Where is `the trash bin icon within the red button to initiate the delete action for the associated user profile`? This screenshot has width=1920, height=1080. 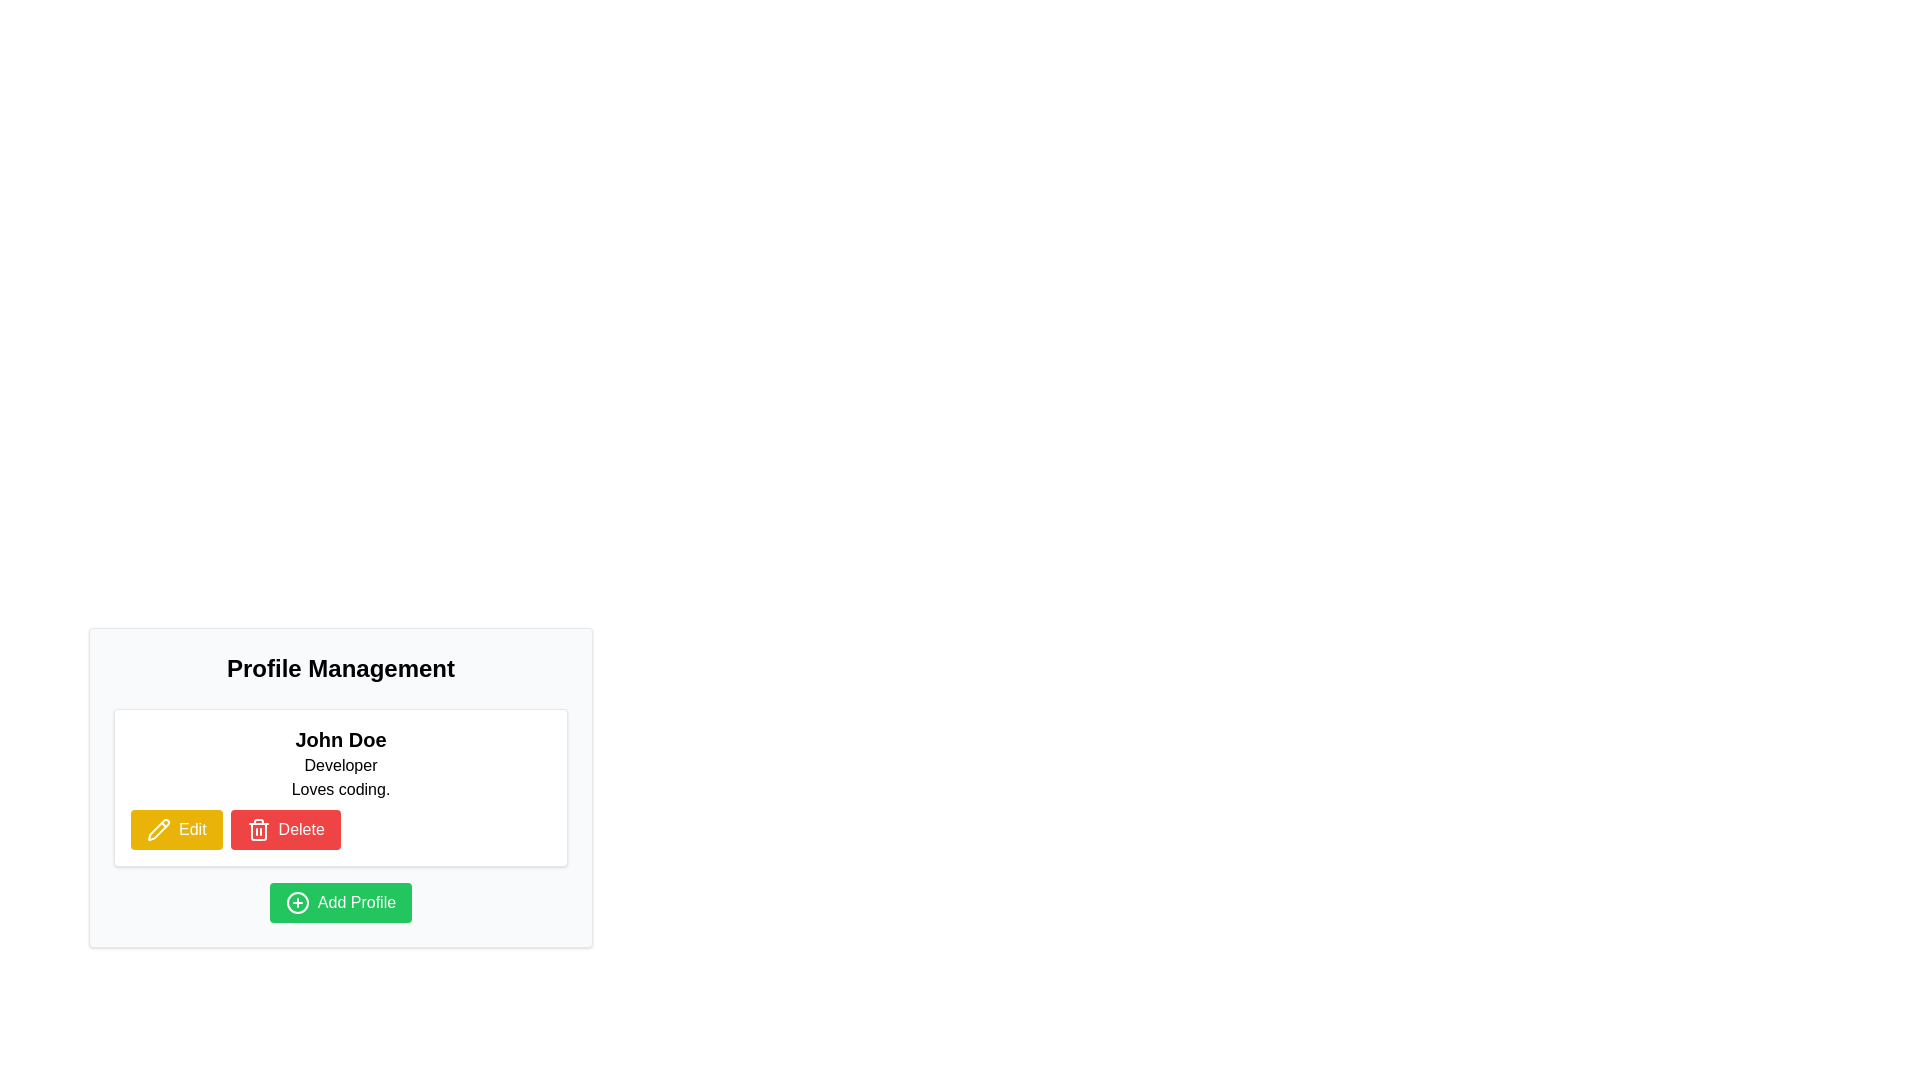 the trash bin icon within the red button to initiate the delete action for the associated user profile is located at coordinates (257, 829).